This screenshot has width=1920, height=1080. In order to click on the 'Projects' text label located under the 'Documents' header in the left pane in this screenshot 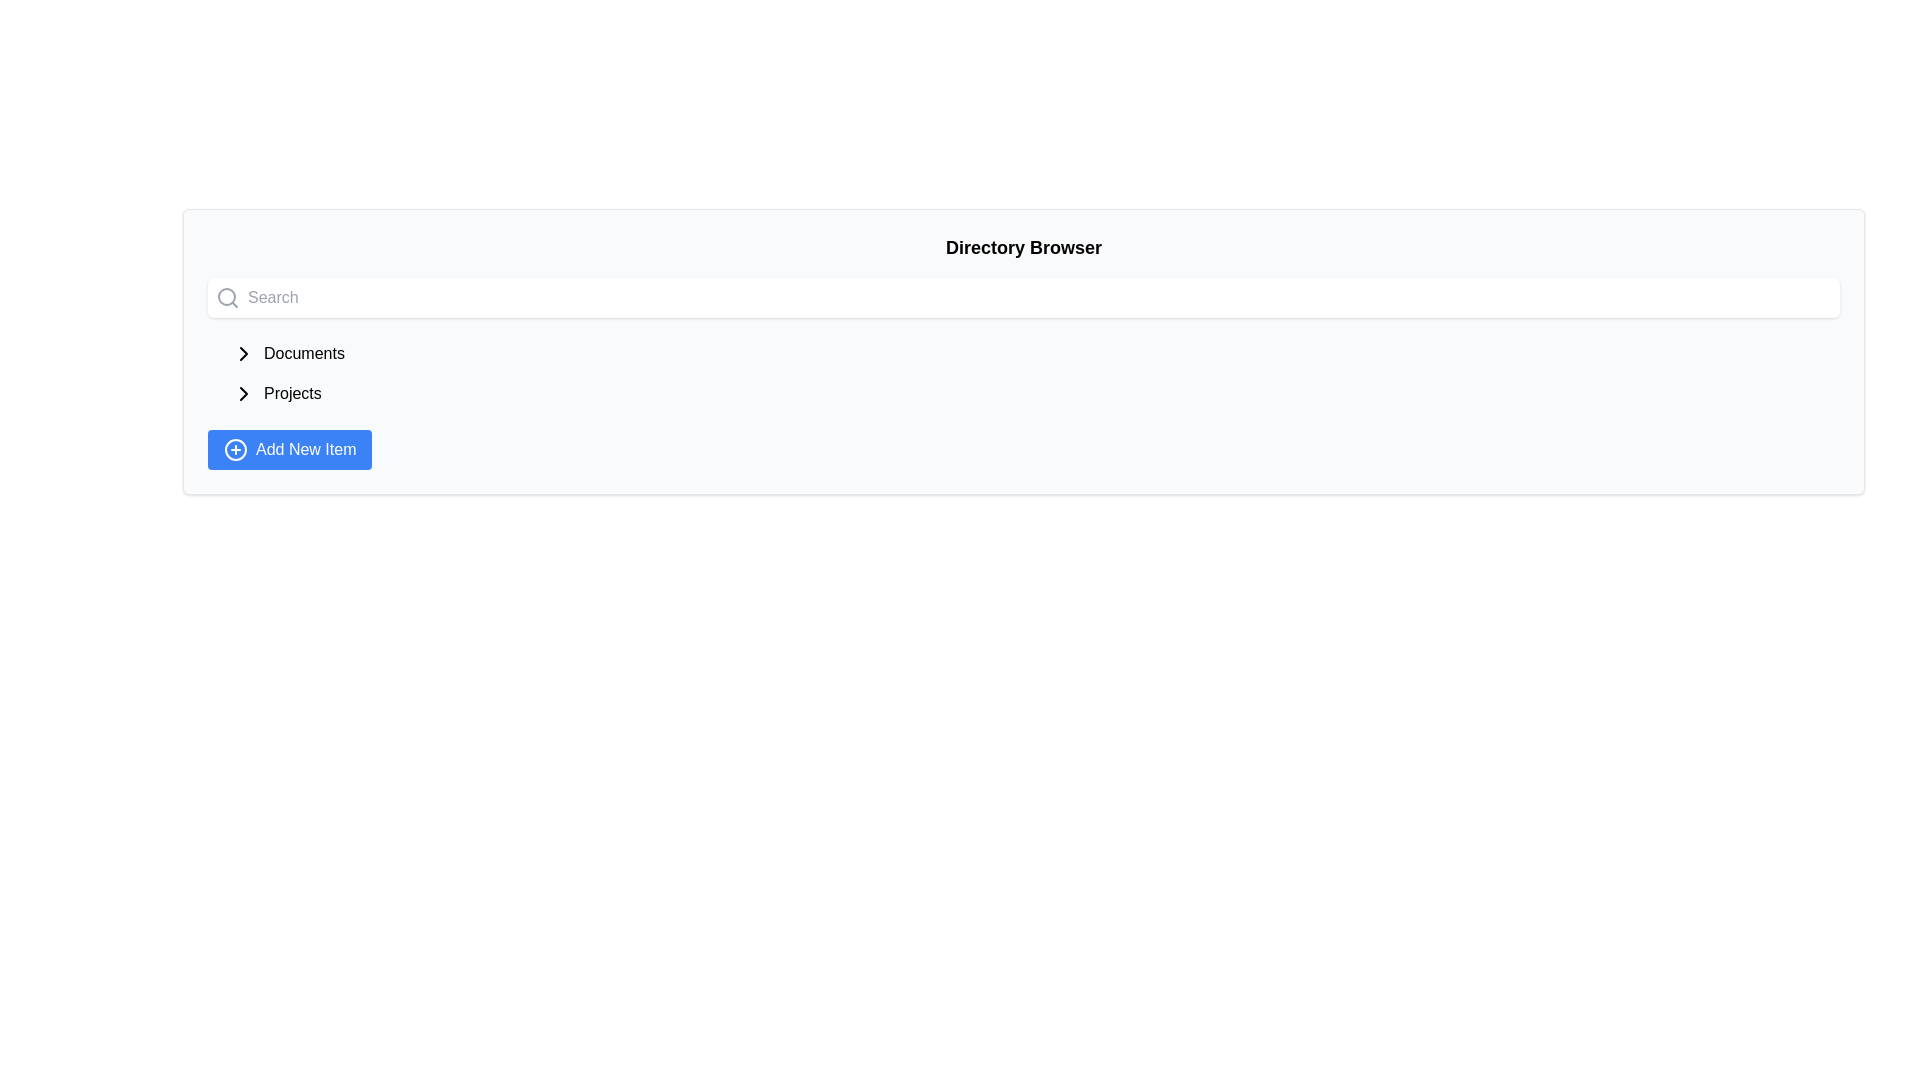, I will do `click(291, 393)`.